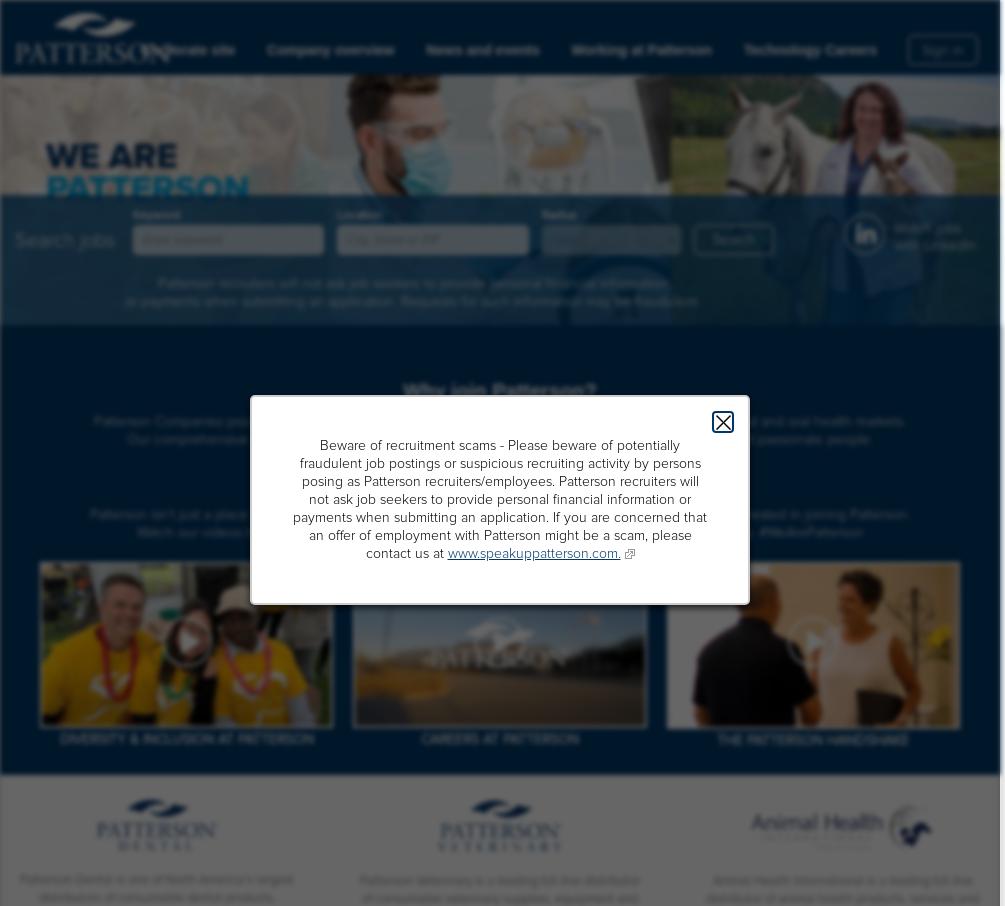 Image resolution: width=1005 pixels, height=906 pixels. What do you see at coordinates (412, 281) in the screenshot?
I see `'Patterson recruiters will not ask job seekers to provide personal financial information'` at bounding box center [412, 281].